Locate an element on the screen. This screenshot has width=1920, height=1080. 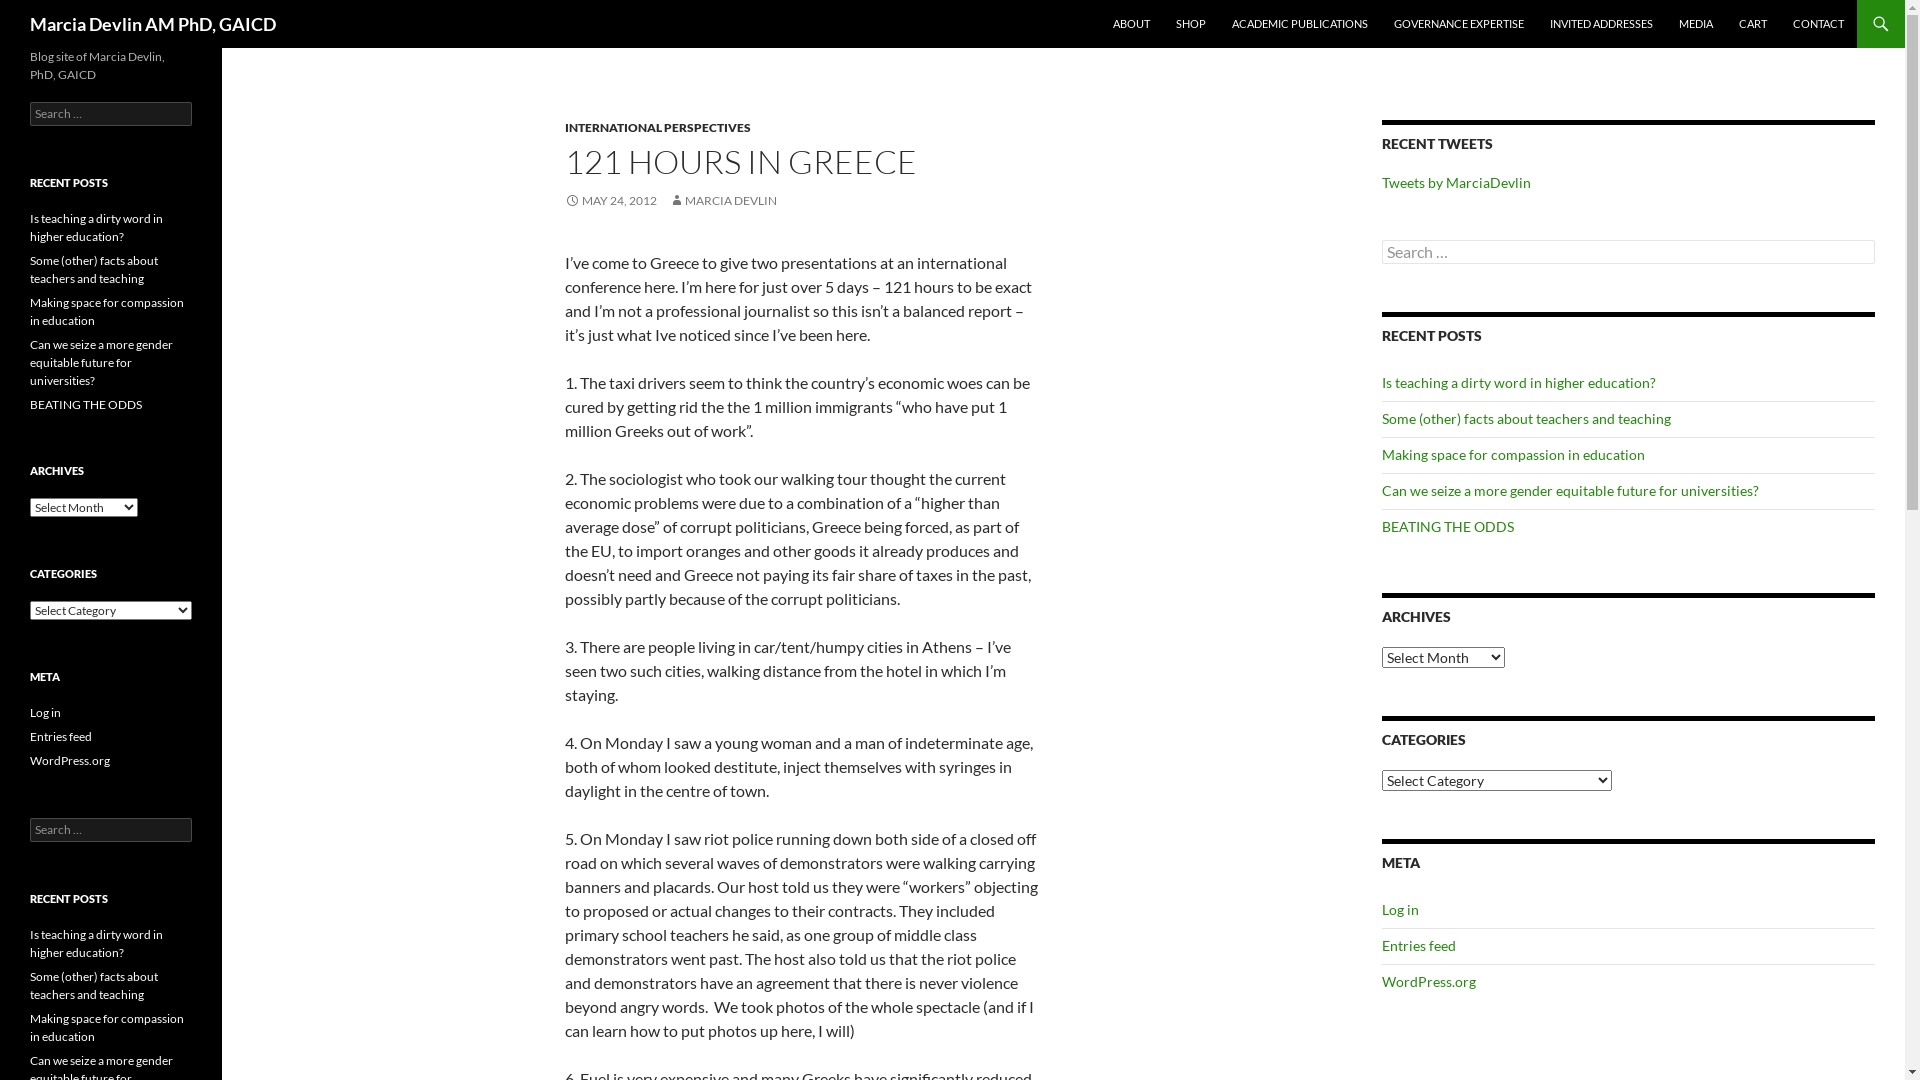
'Marcia Devlin AM PhD, GAICD' is located at coordinates (152, 23).